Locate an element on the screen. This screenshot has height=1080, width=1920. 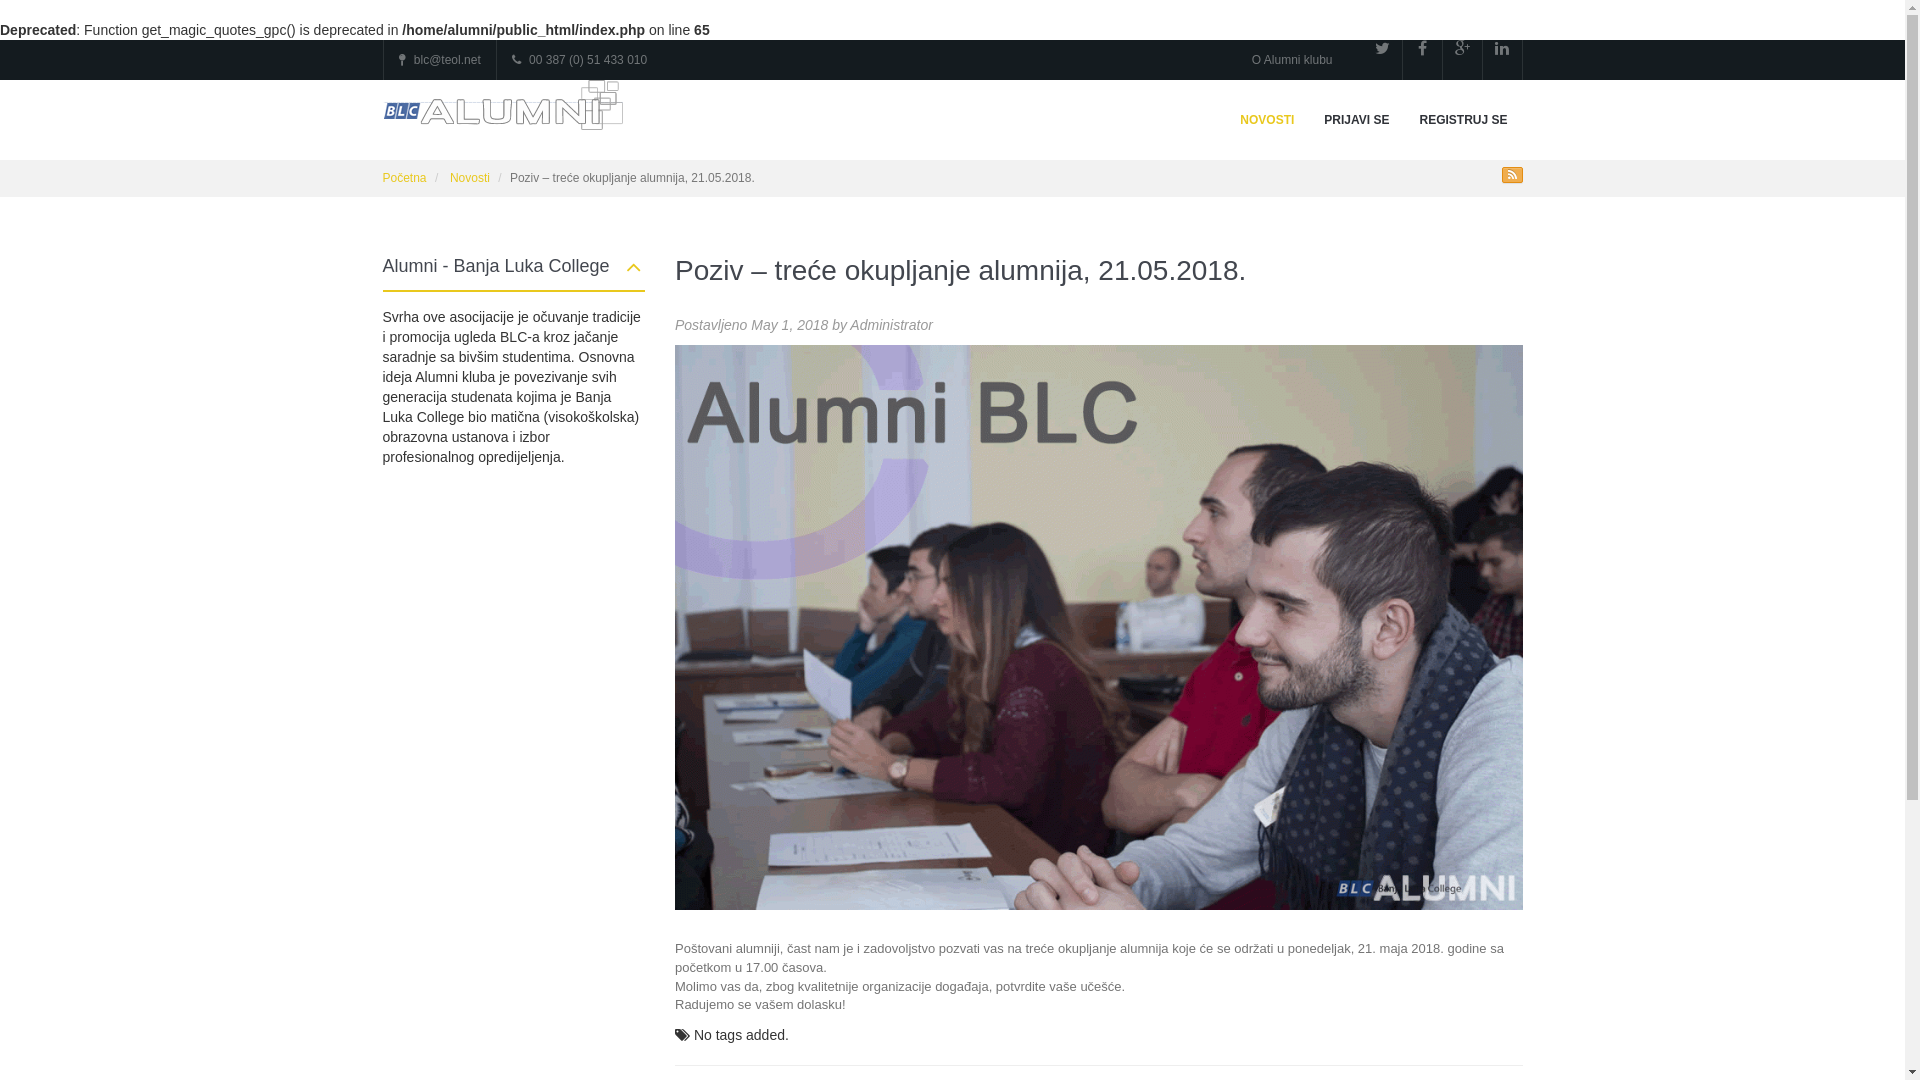
'REGISTRUJ SE' is located at coordinates (1463, 119).